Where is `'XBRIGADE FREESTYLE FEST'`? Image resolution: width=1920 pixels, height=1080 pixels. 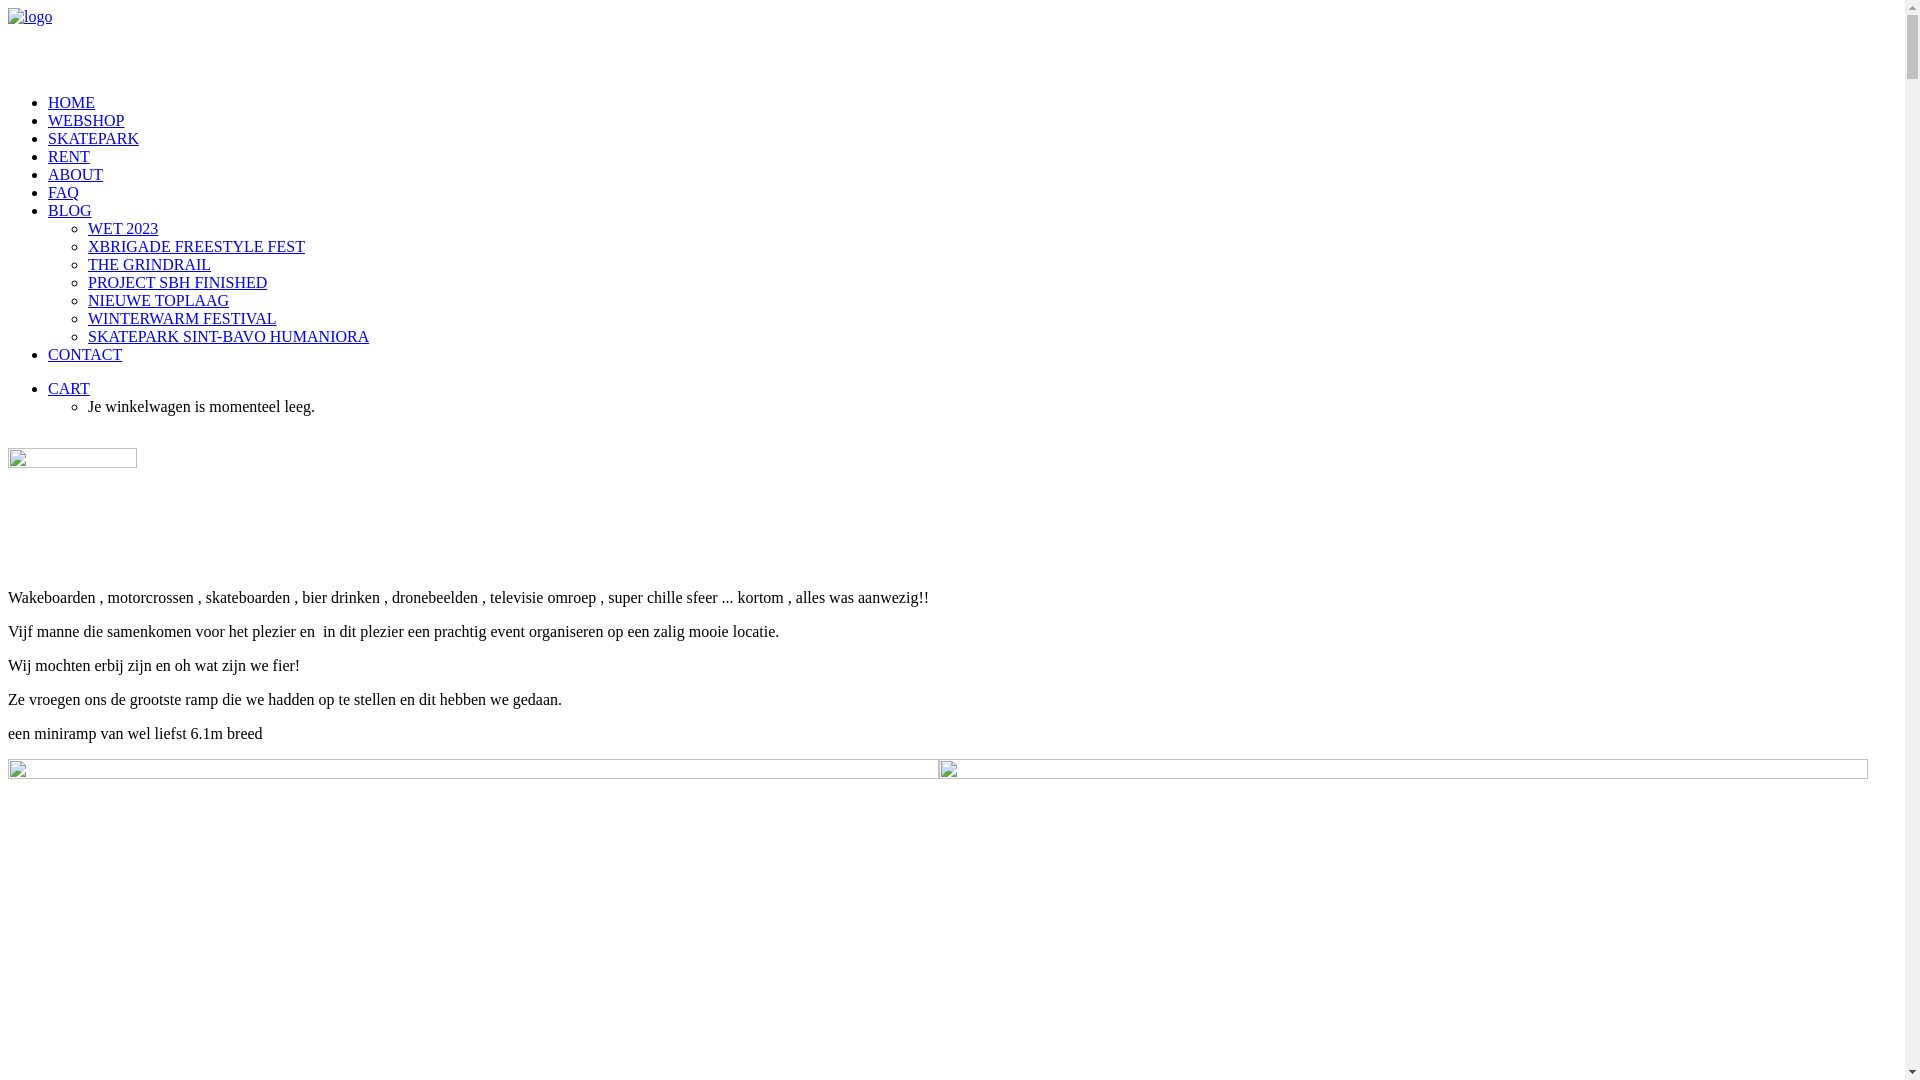
'XBRIGADE FREESTYLE FEST' is located at coordinates (86, 245).